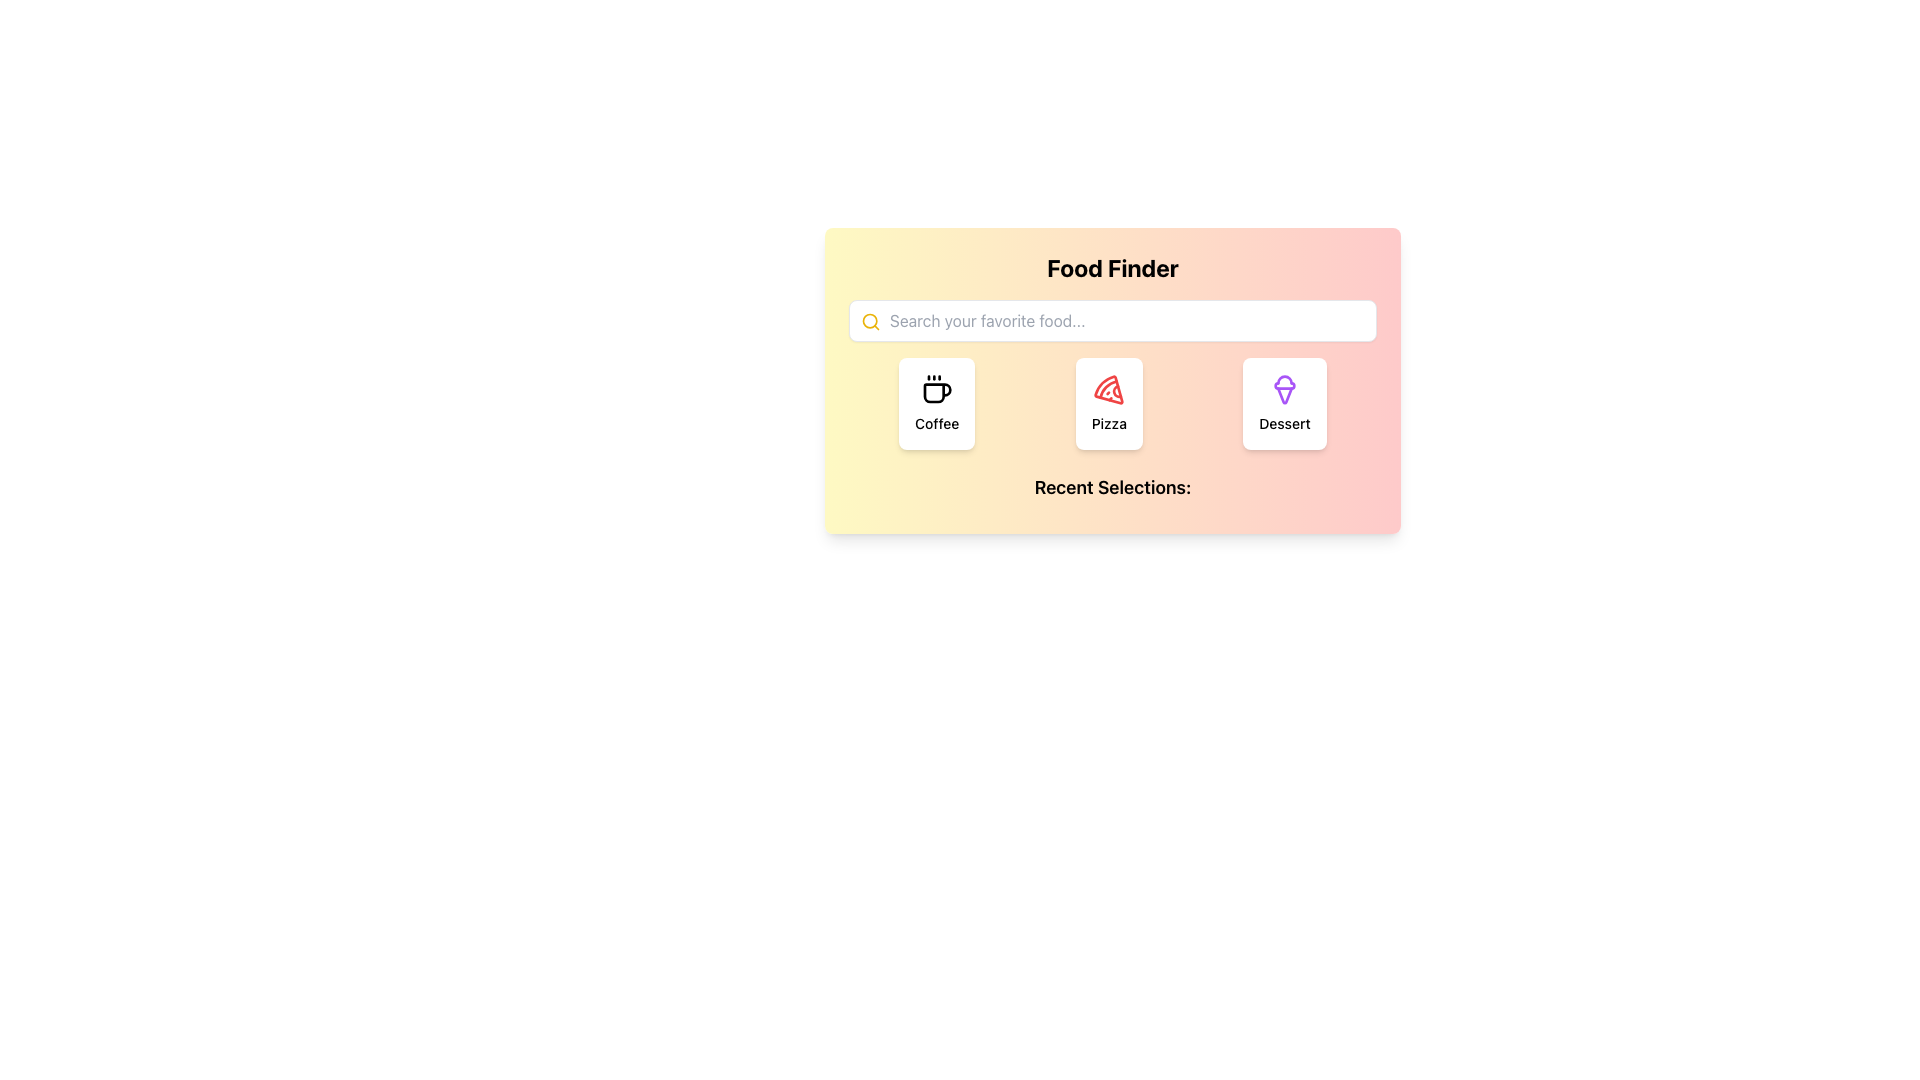  What do you see at coordinates (1116, 391) in the screenshot?
I see `the Decorative illustration component of the pizza icon, which is located on the right side of the pizza illustration within the menu options` at bounding box center [1116, 391].